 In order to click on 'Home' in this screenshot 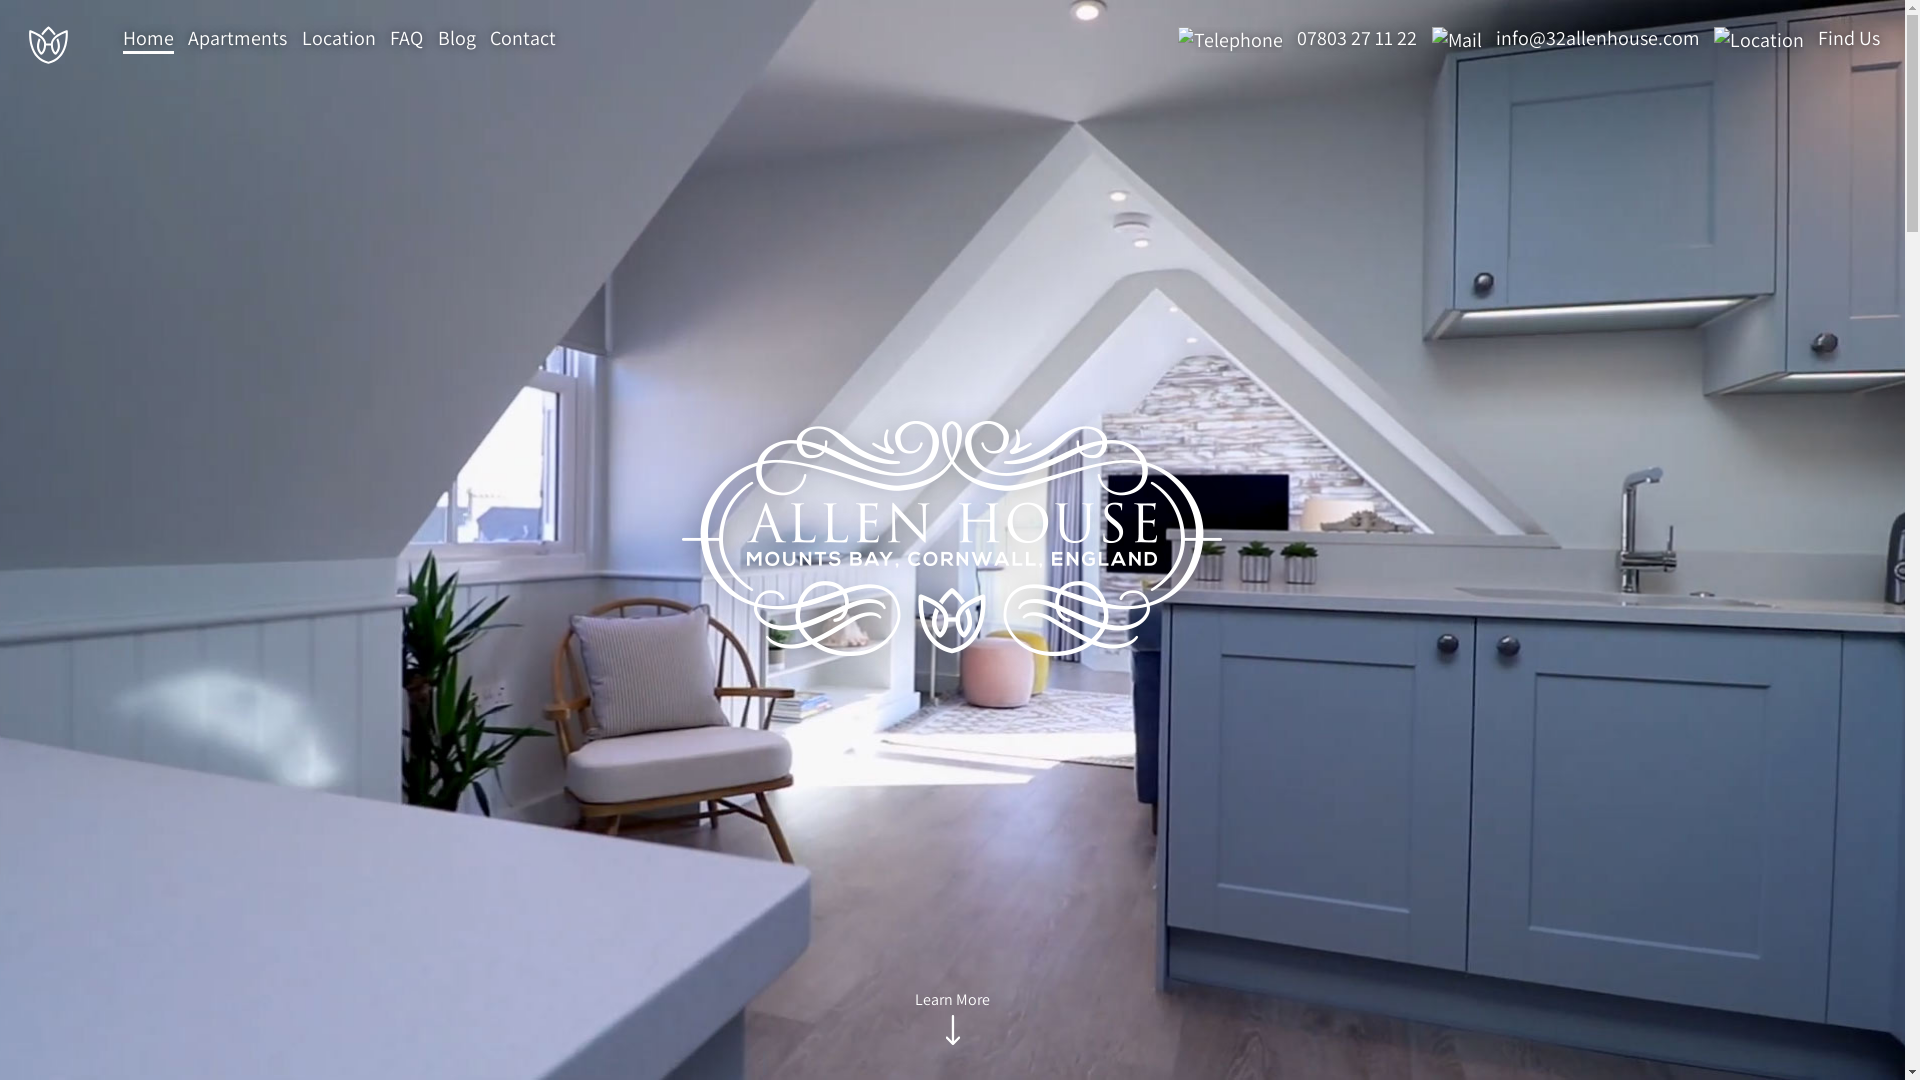, I will do `click(147, 39)`.